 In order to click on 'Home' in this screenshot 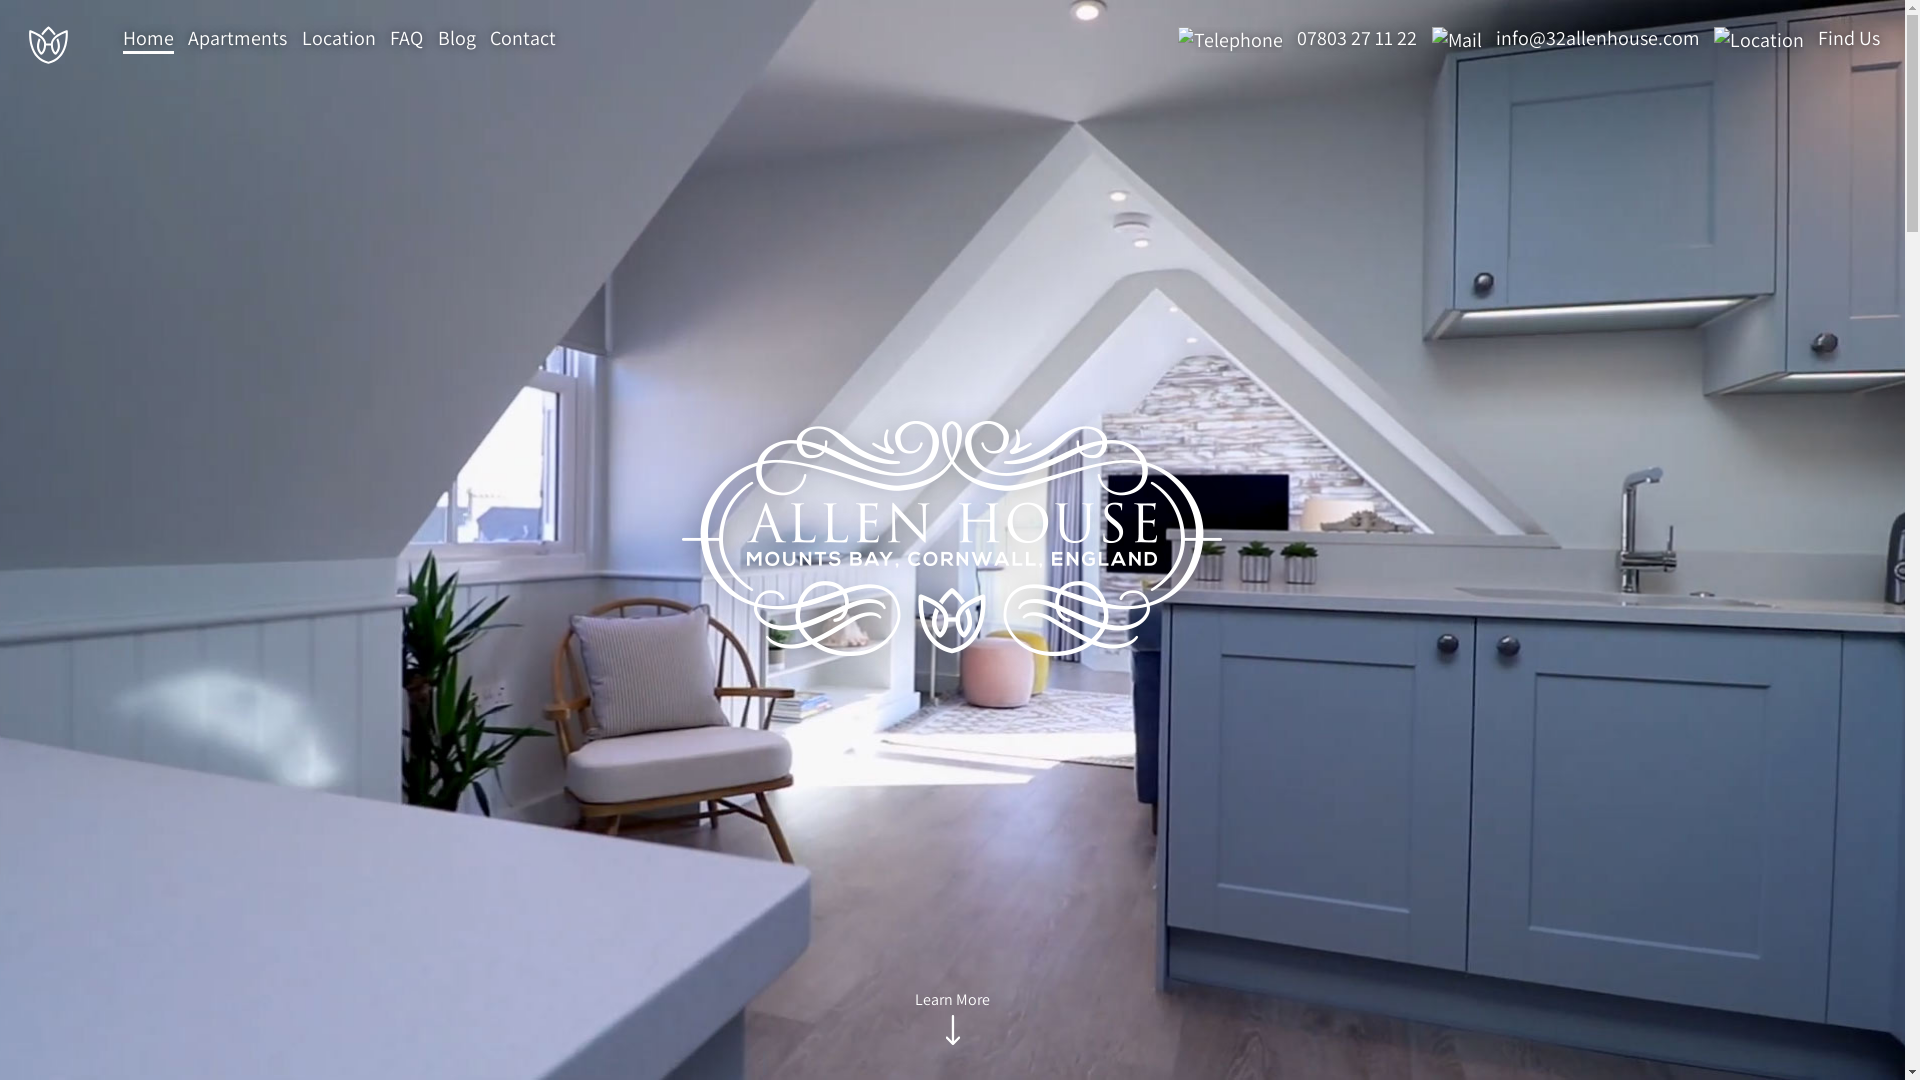, I will do `click(147, 39)`.